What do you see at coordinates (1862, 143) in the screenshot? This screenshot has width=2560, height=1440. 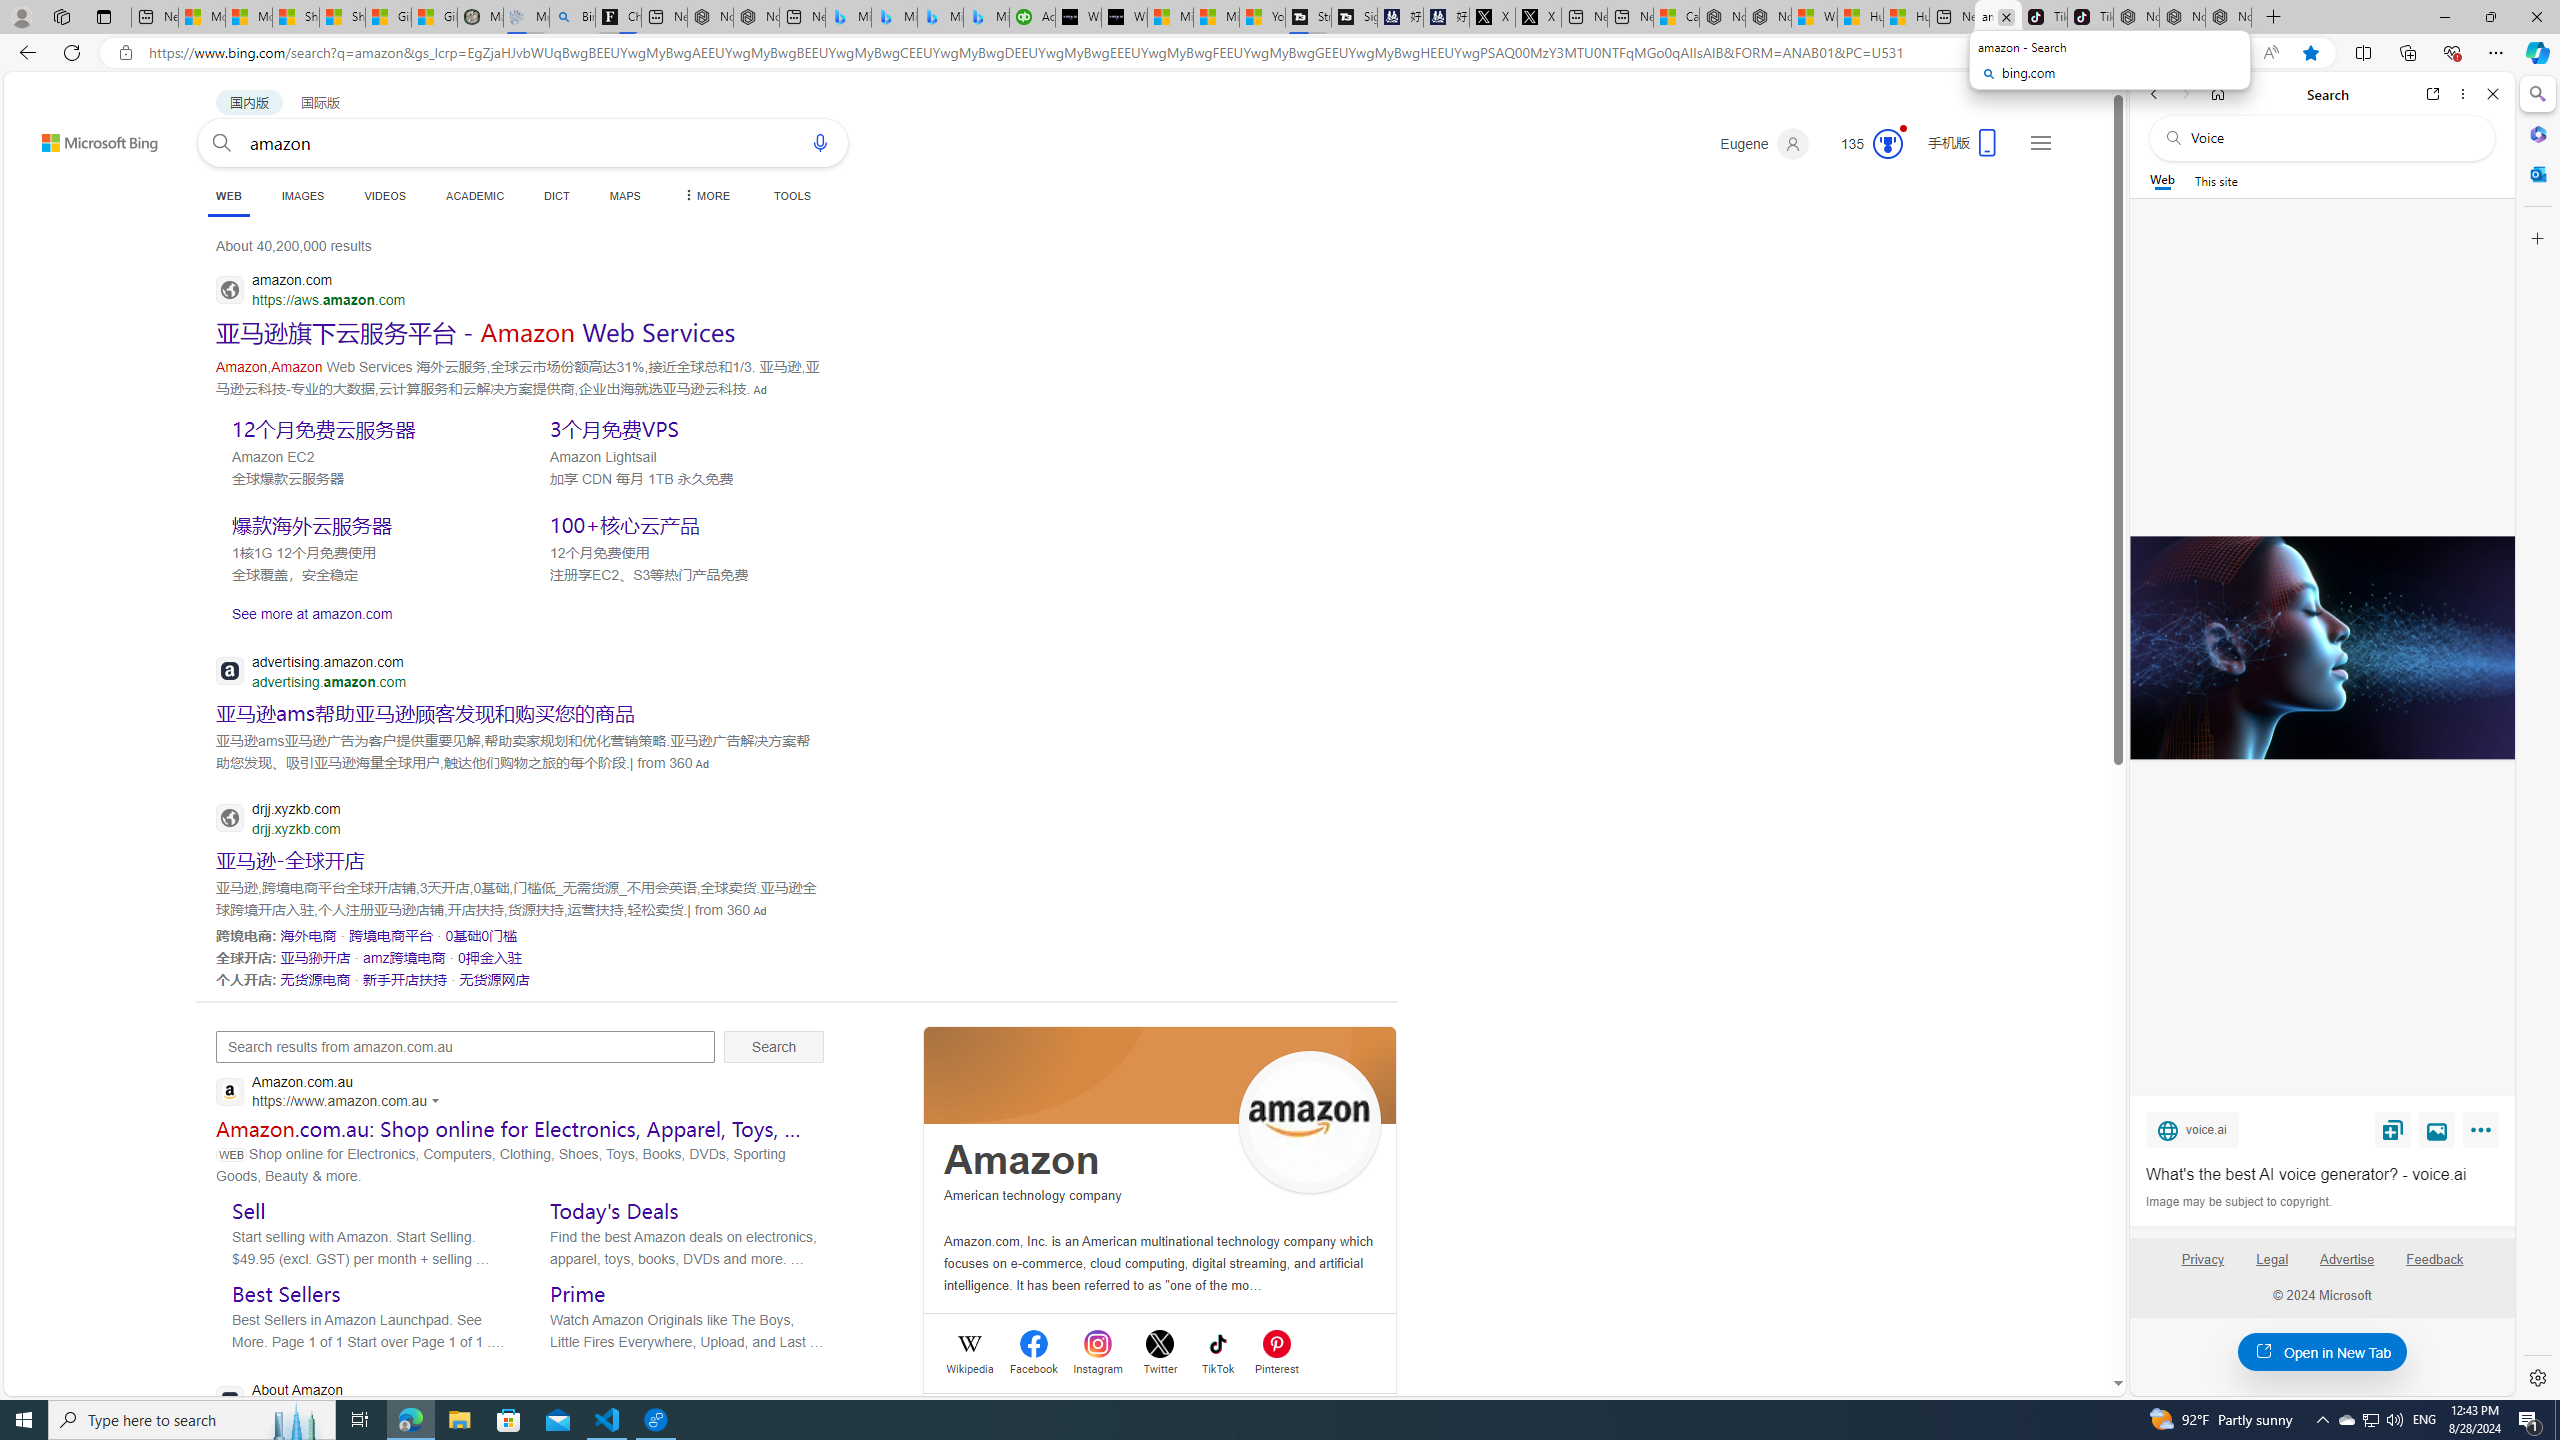 I see `'Microsoft Rewards 132'` at bounding box center [1862, 143].